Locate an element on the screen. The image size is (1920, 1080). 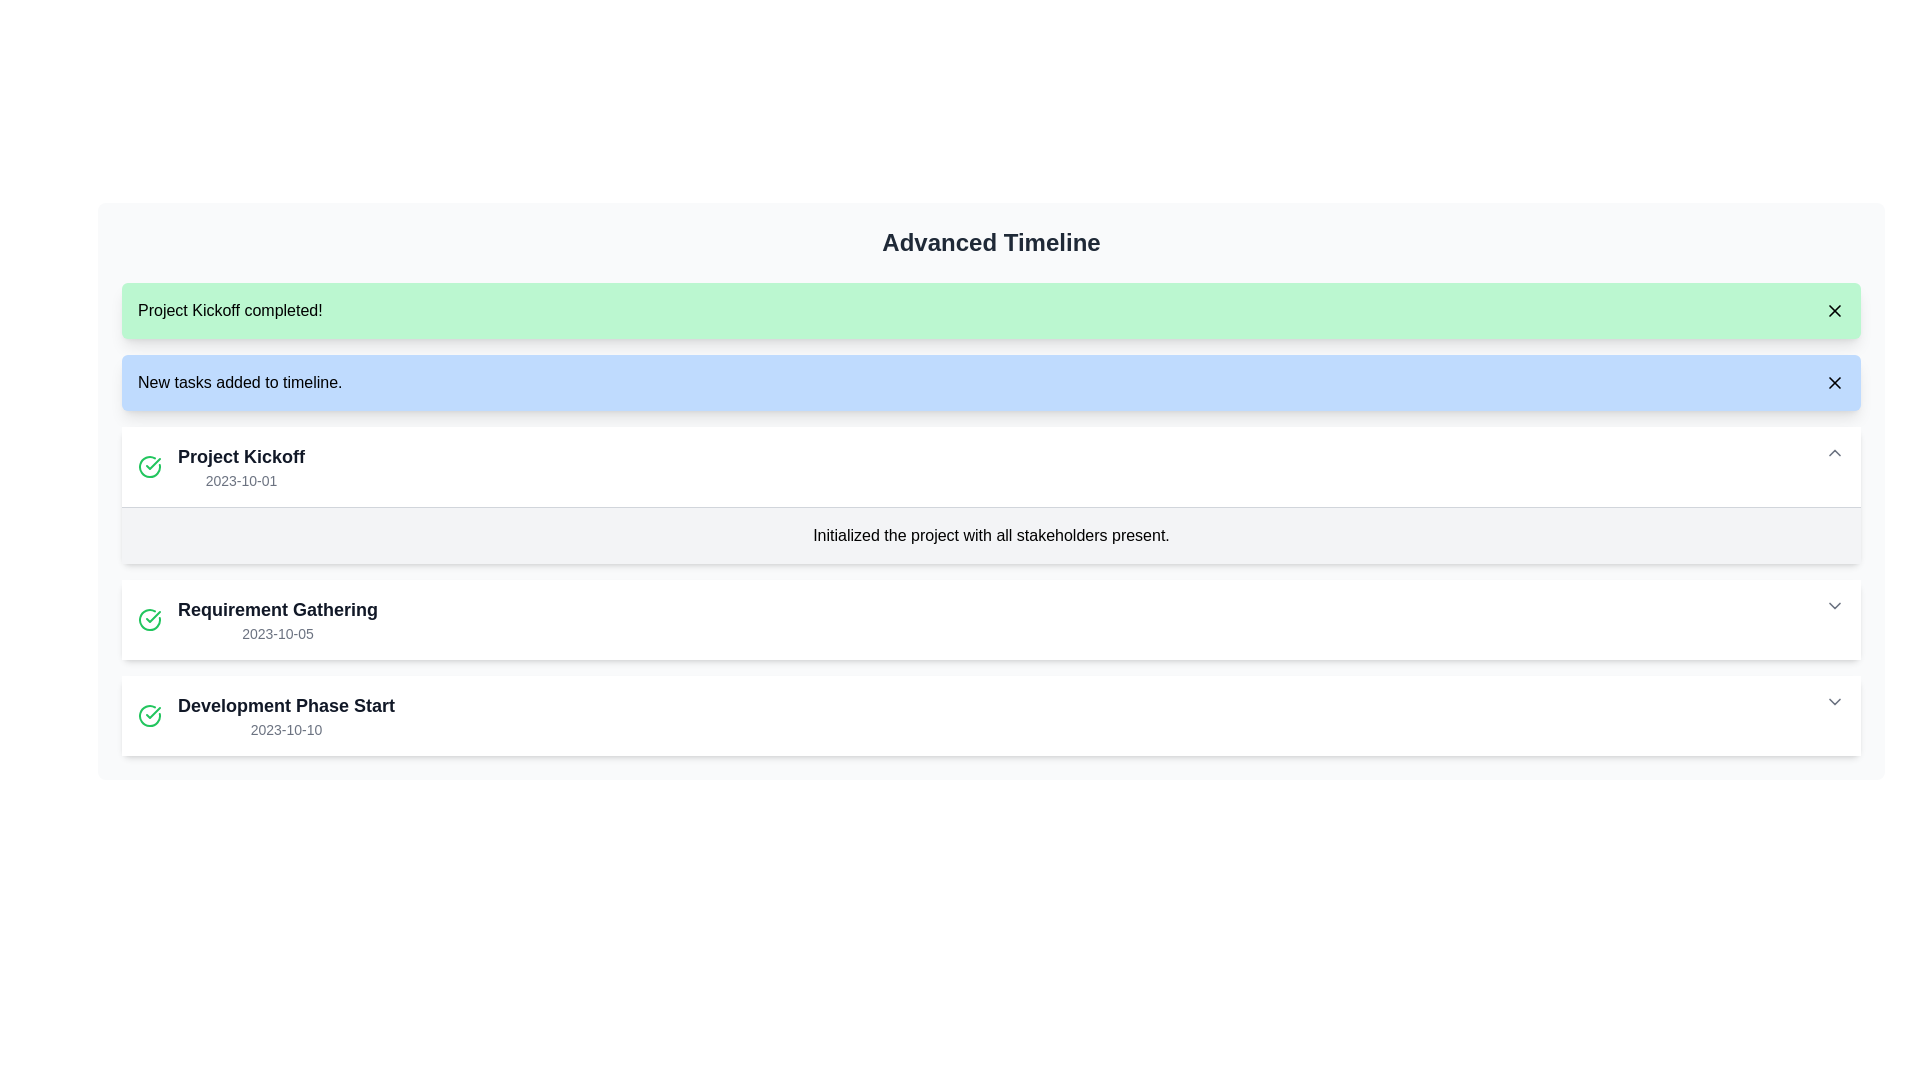
the upward-facing chevron icon located in the upper-right corner of the 'Project Kickoff' section header is located at coordinates (1834, 452).